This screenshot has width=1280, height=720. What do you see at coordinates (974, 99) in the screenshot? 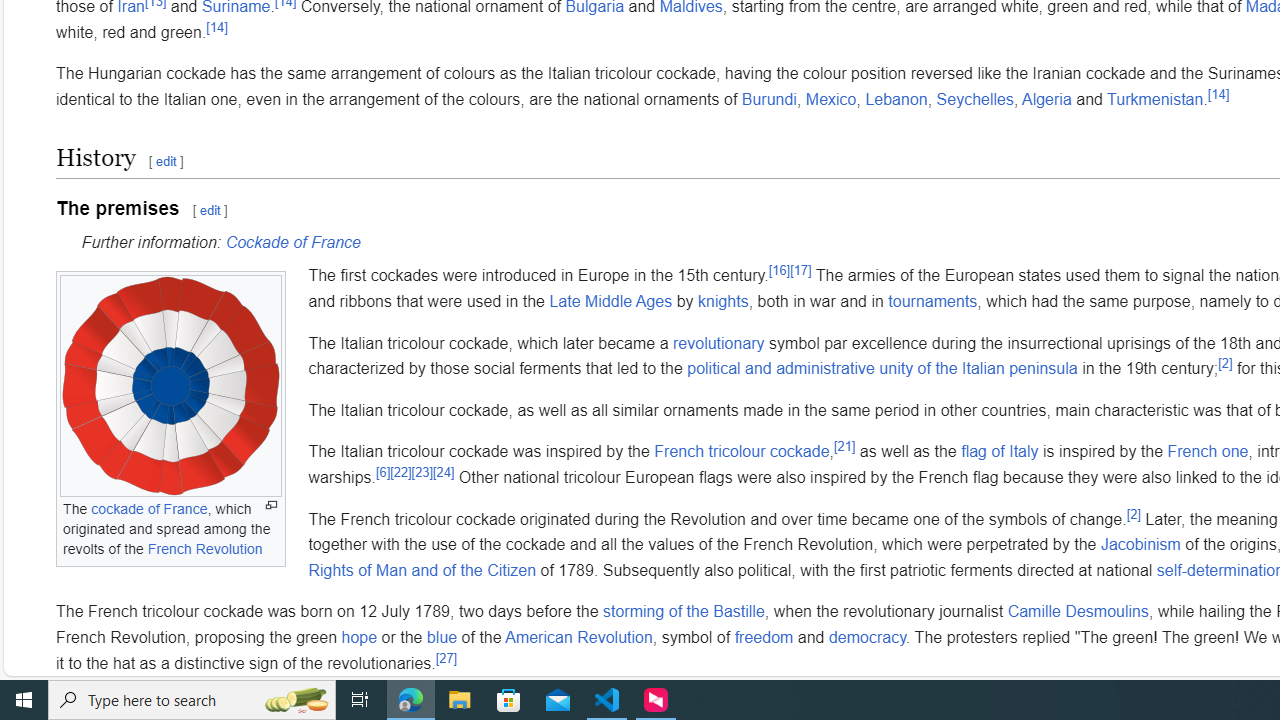
I see `'Seychelles'` at bounding box center [974, 99].